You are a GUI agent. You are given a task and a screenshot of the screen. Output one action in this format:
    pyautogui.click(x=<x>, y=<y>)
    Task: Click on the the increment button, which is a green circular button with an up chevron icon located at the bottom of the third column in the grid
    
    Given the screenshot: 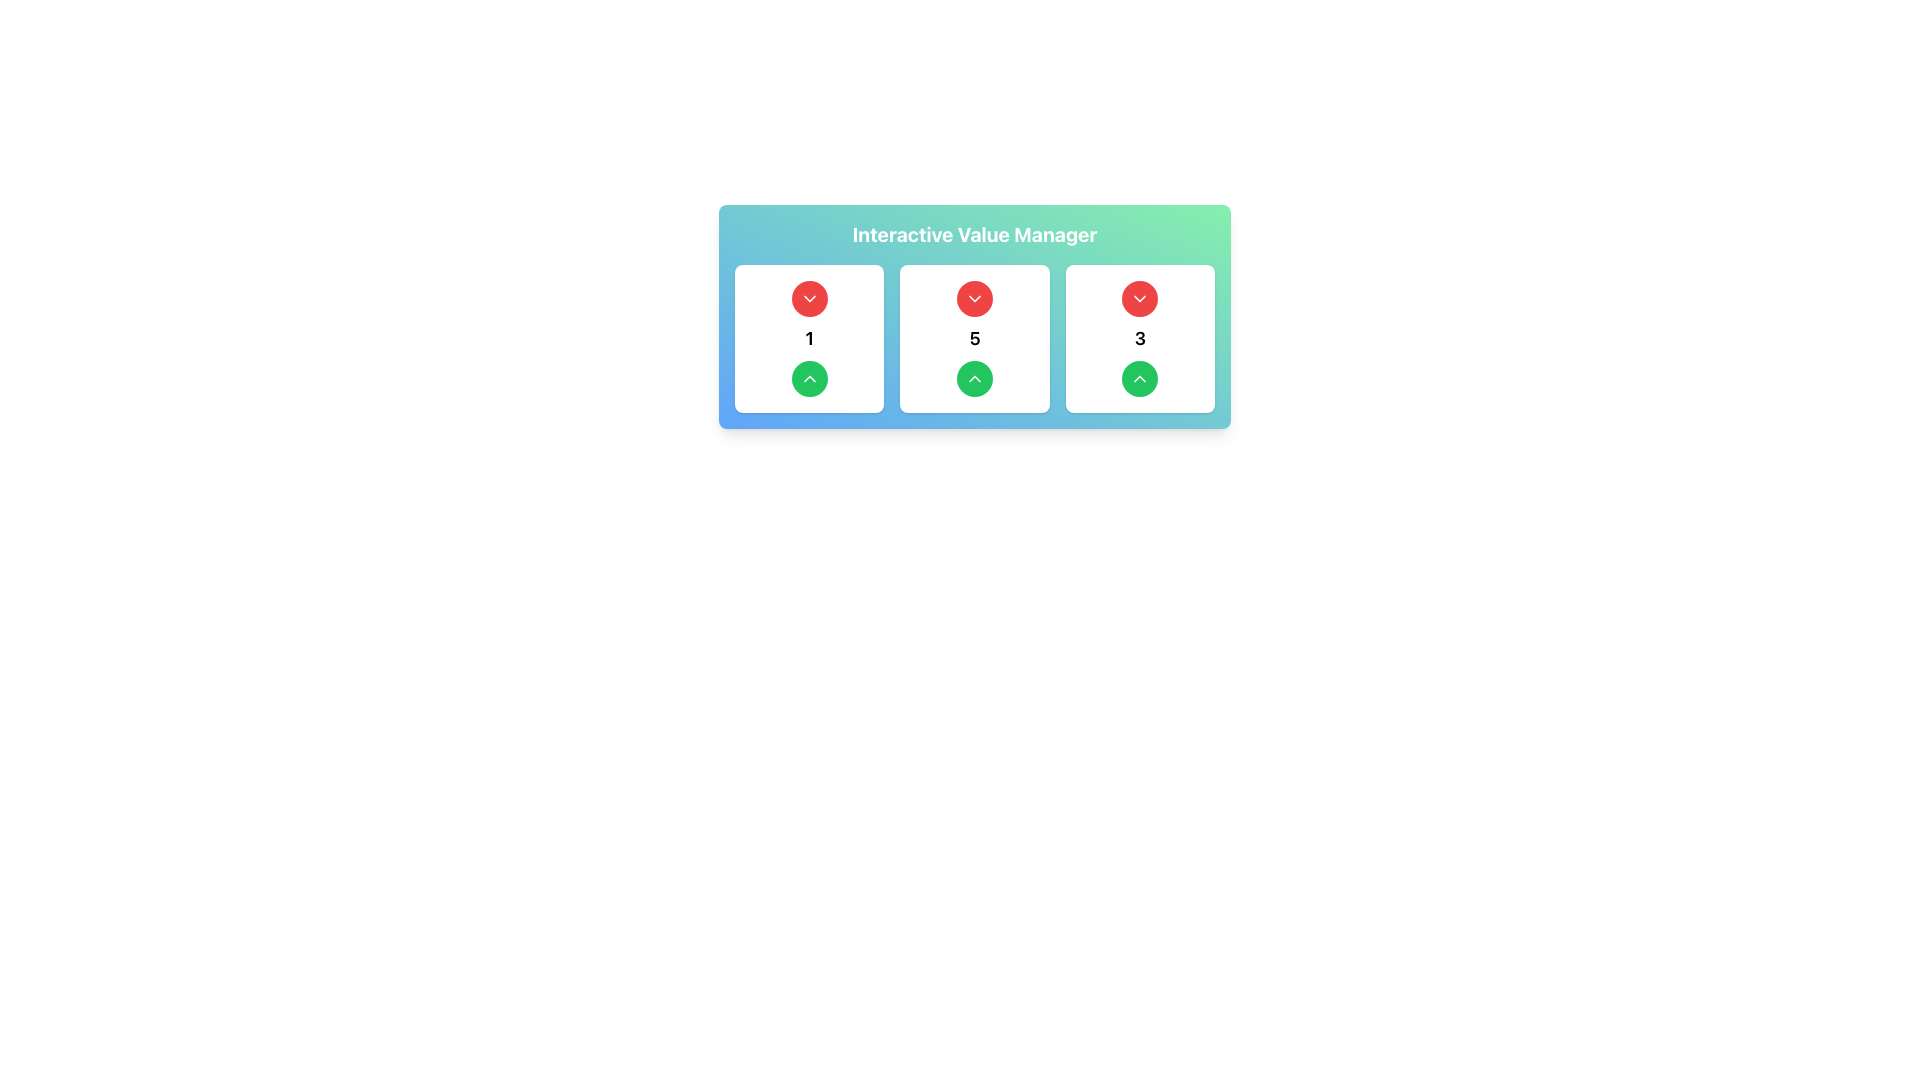 What is the action you would take?
    pyautogui.click(x=1140, y=378)
    